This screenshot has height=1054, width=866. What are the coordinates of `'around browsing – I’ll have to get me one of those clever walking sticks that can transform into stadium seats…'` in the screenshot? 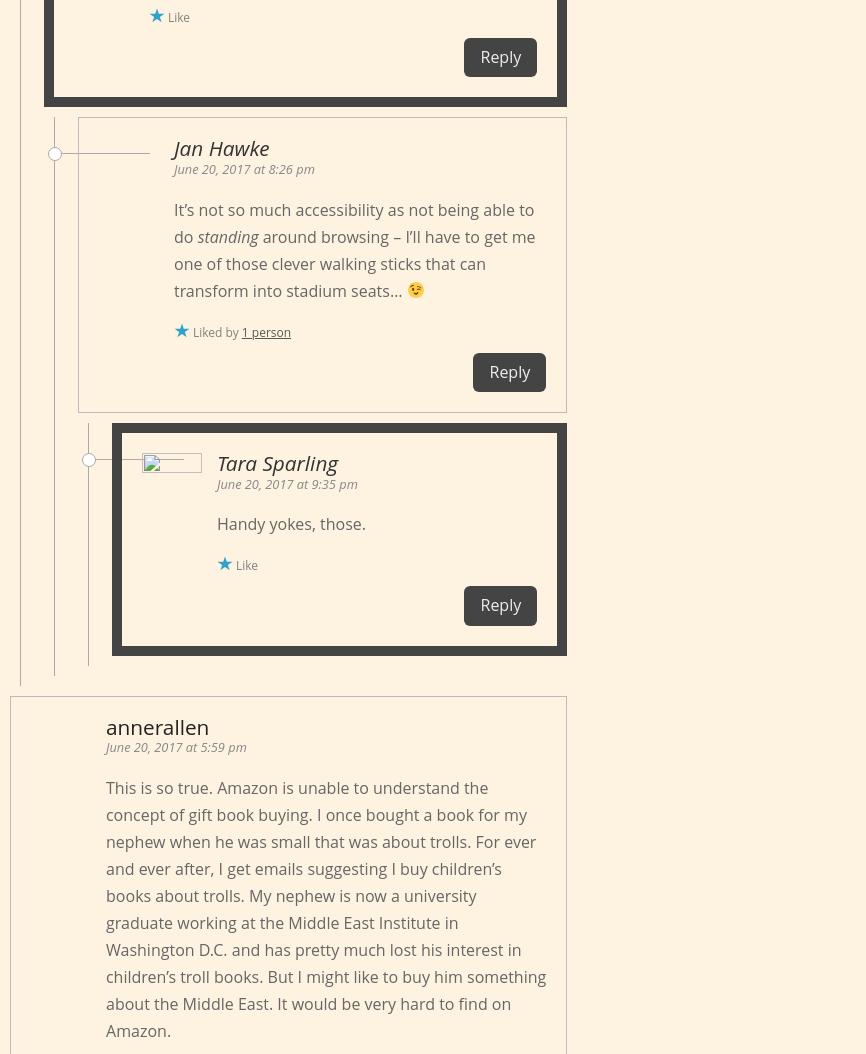 It's located at (173, 262).